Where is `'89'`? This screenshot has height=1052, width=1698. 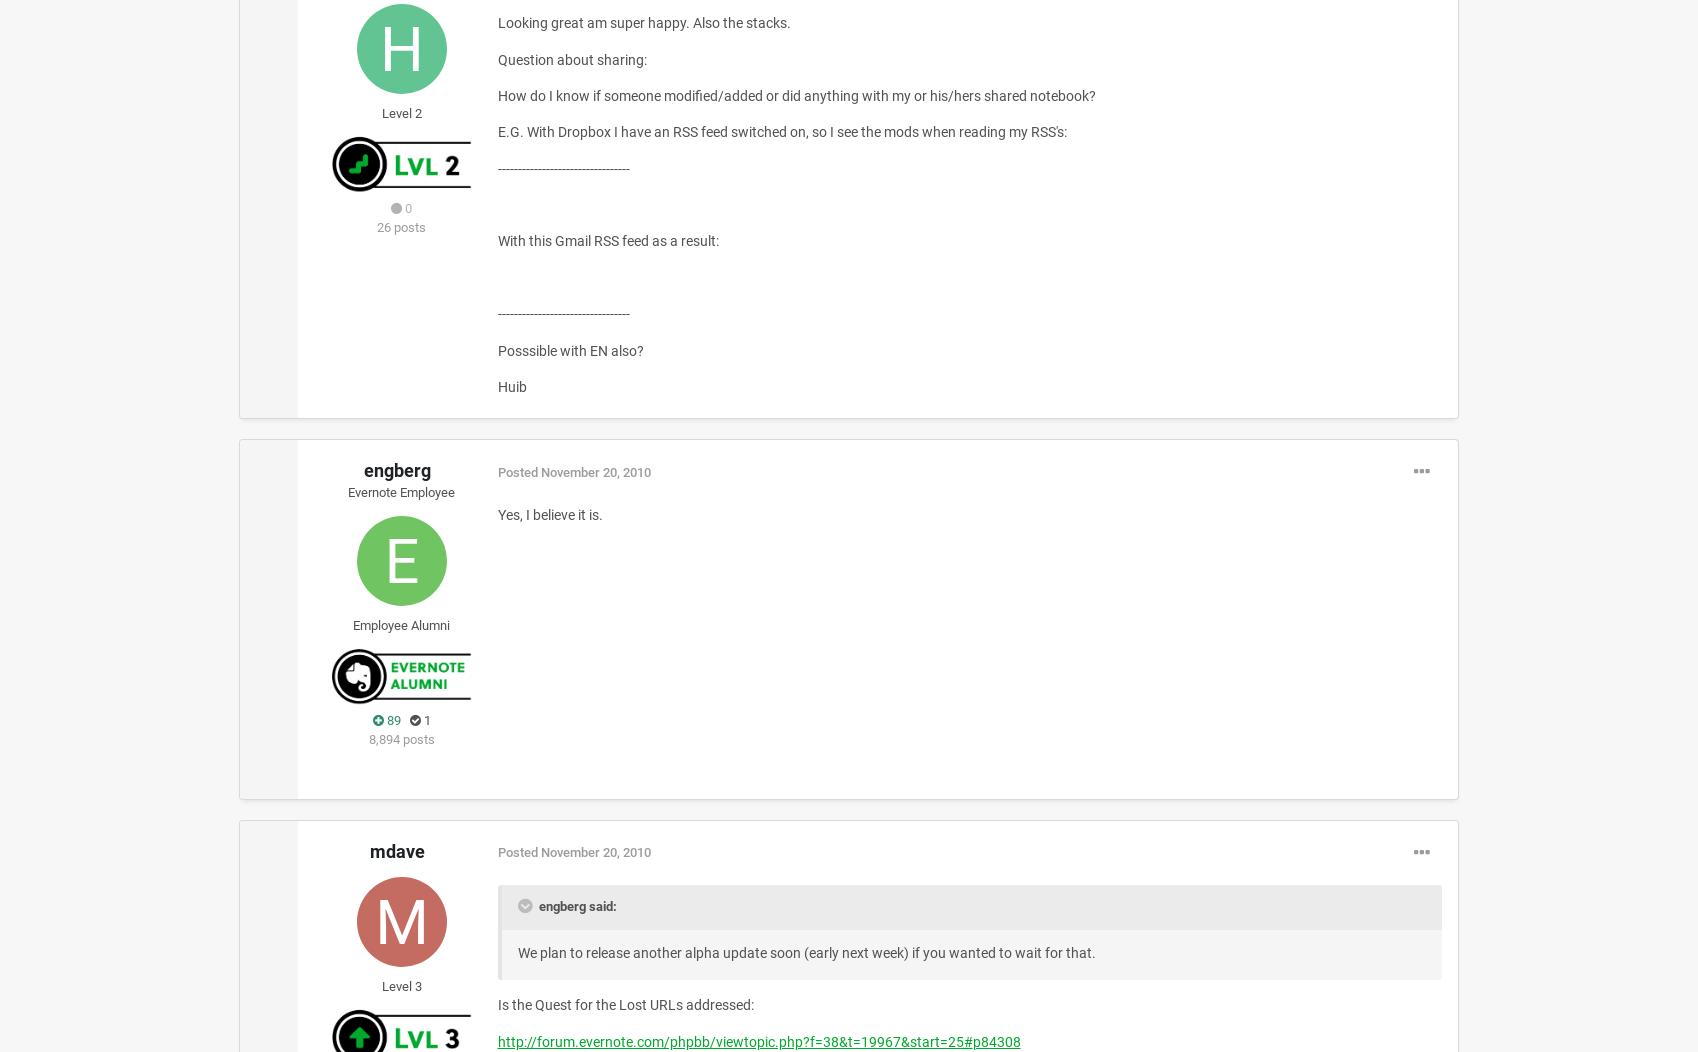 '89' is located at coordinates (391, 719).